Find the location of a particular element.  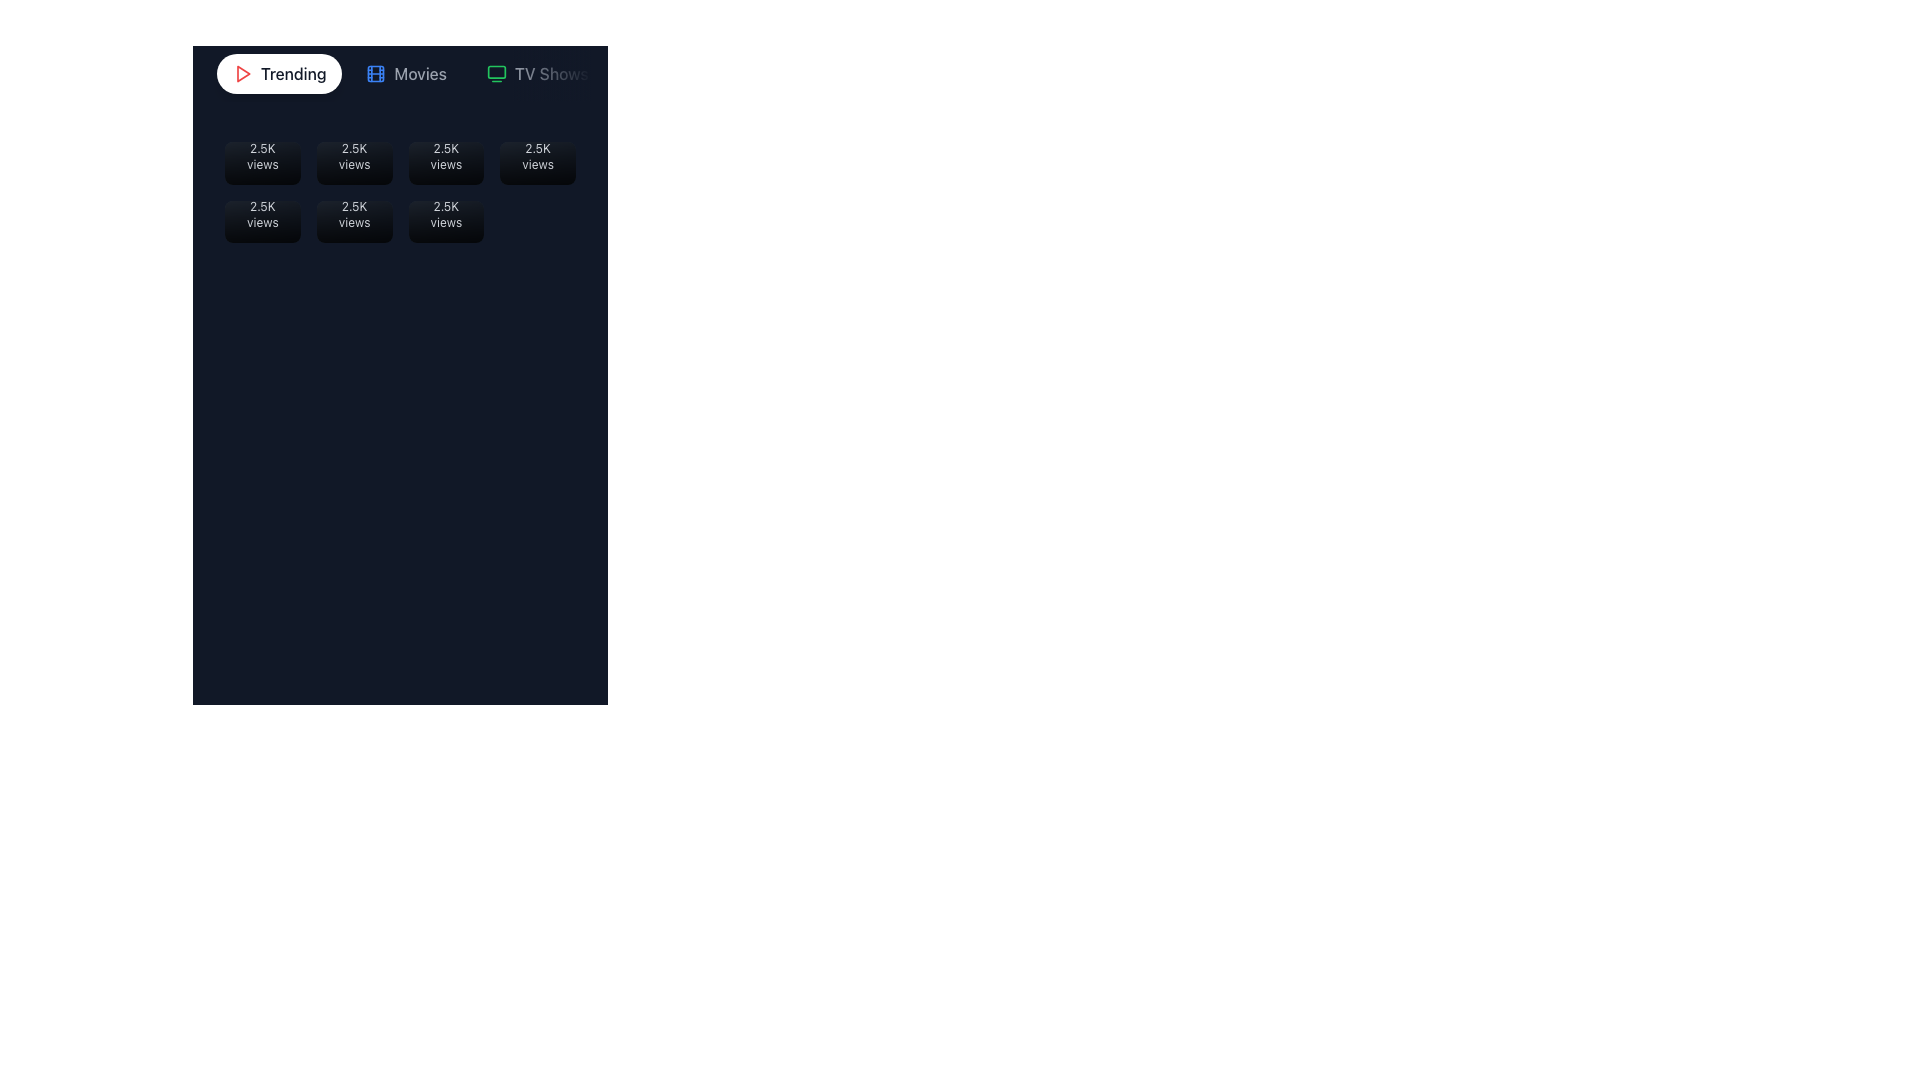

the text label displaying '2.5K views' in light gray located in the top left corner of the first grid item is located at coordinates (261, 145).